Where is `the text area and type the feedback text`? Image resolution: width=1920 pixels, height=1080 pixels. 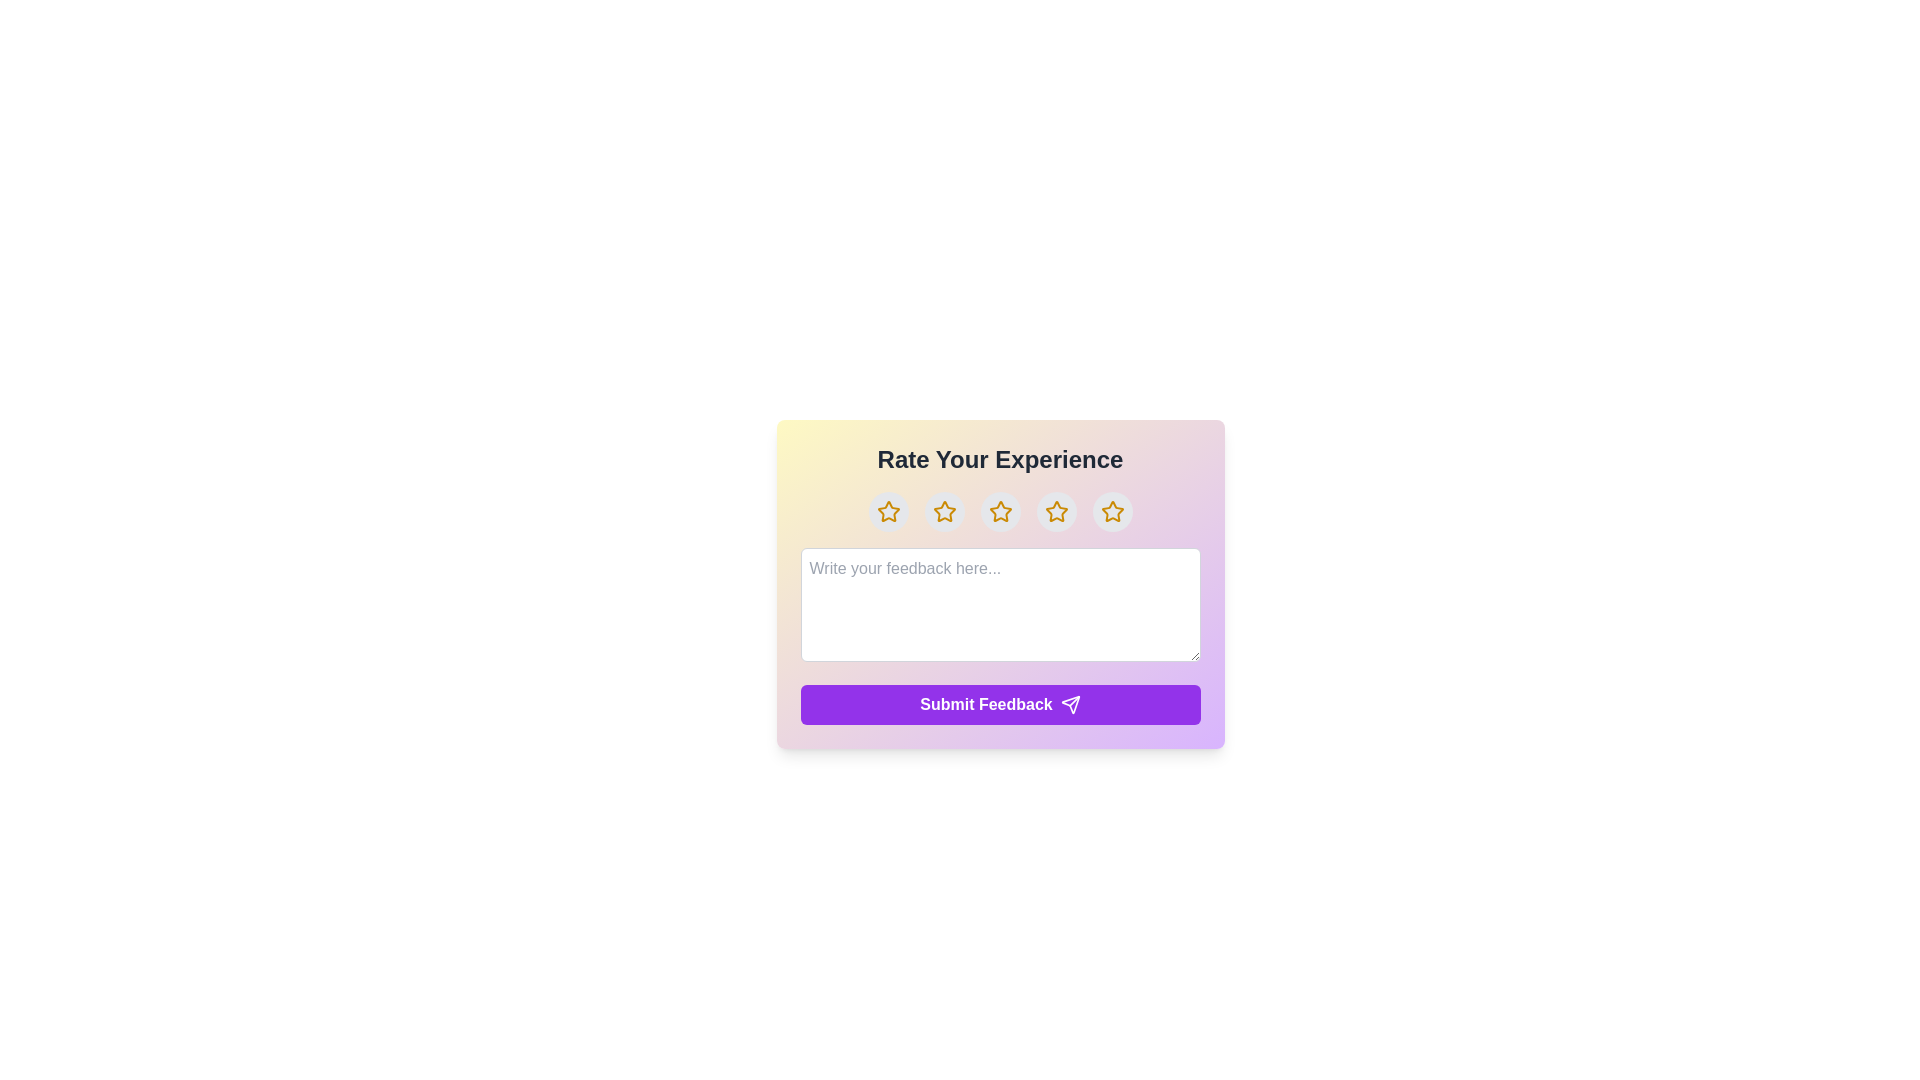 the text area and type the feedback text is located at coordinates (1000, 604).